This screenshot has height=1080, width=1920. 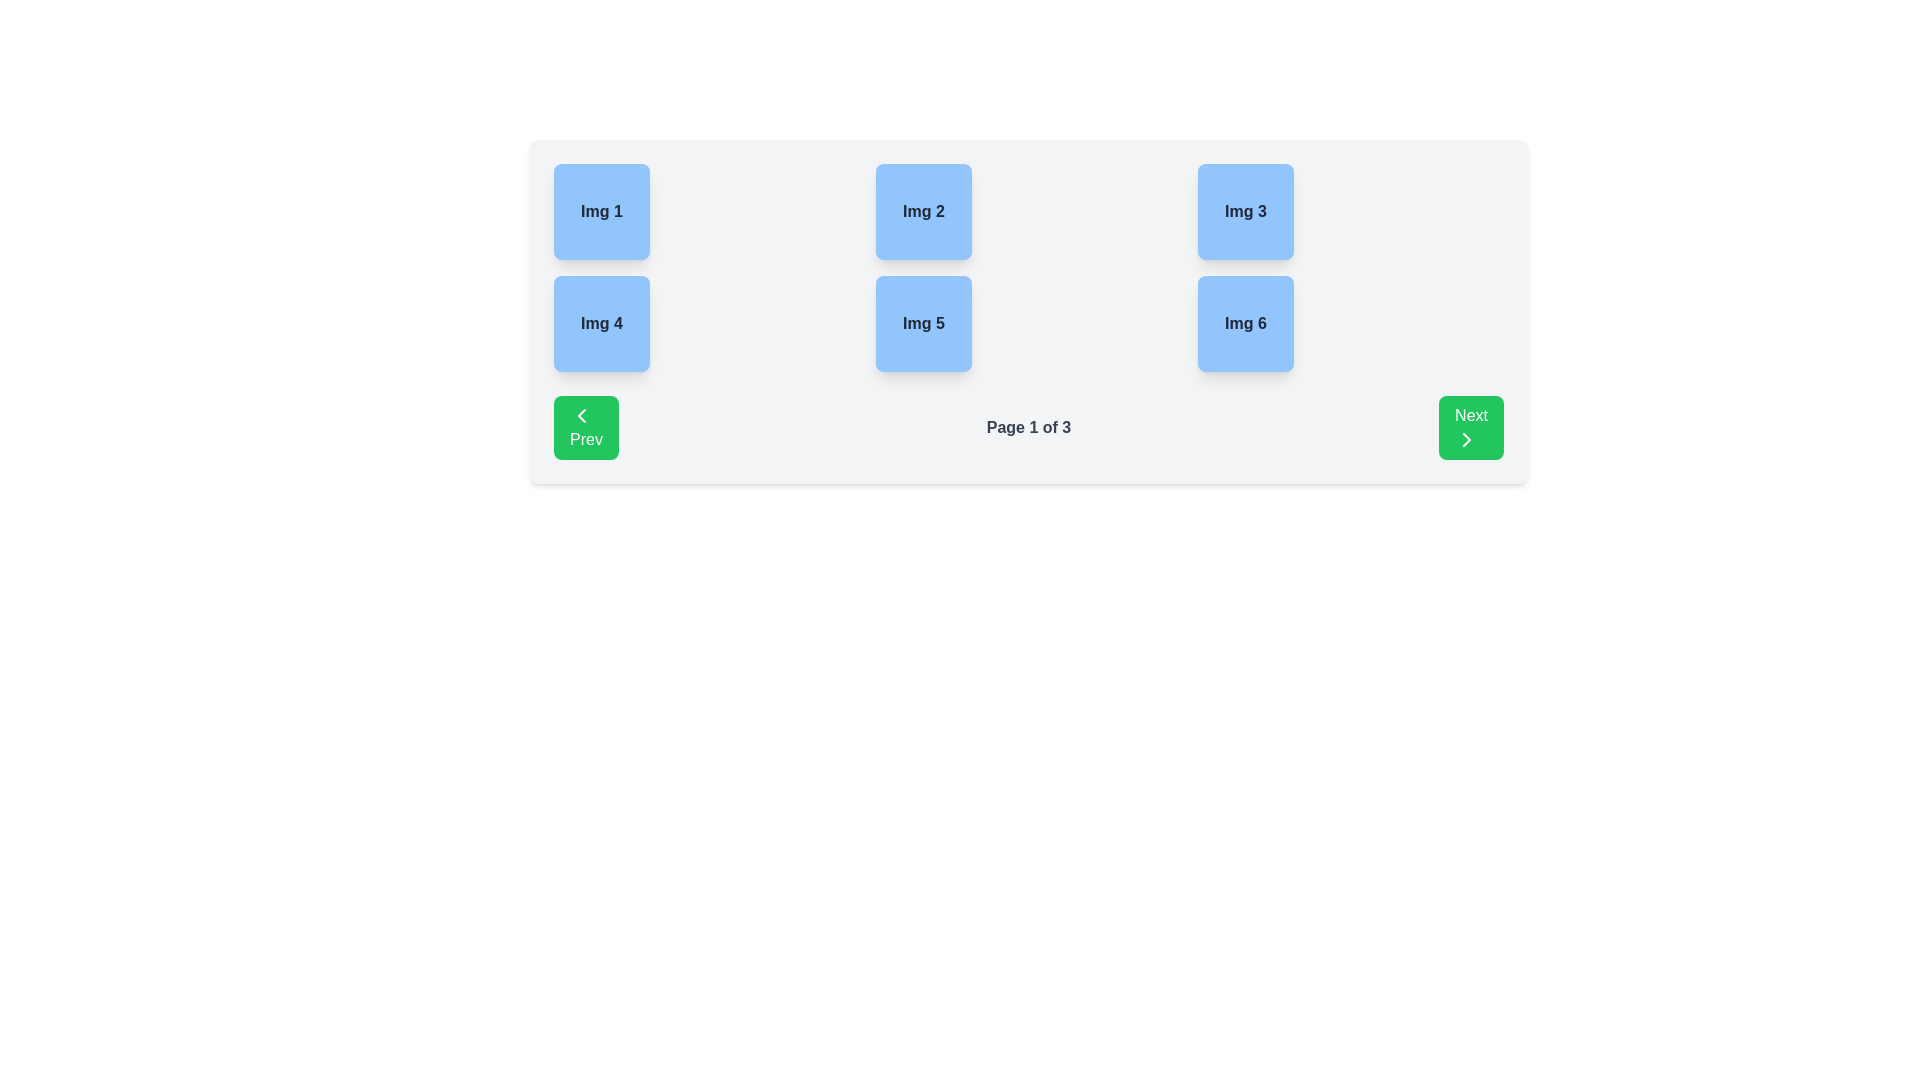 What do you see at coordinates (600, 323) in the screenshot?
I see `the button labeled 'Img 4'` at bounding box center [600, 323].